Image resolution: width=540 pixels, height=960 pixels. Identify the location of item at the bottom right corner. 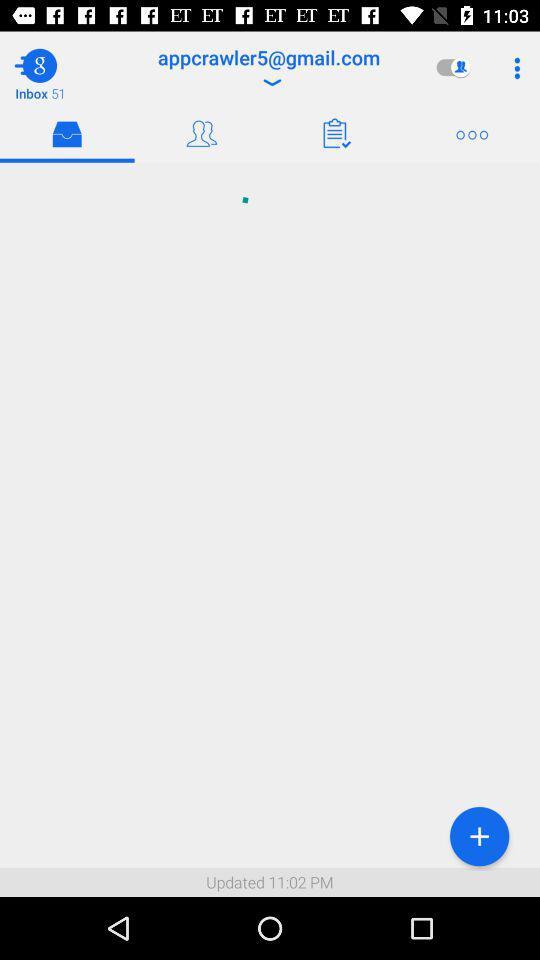
(478, 836).